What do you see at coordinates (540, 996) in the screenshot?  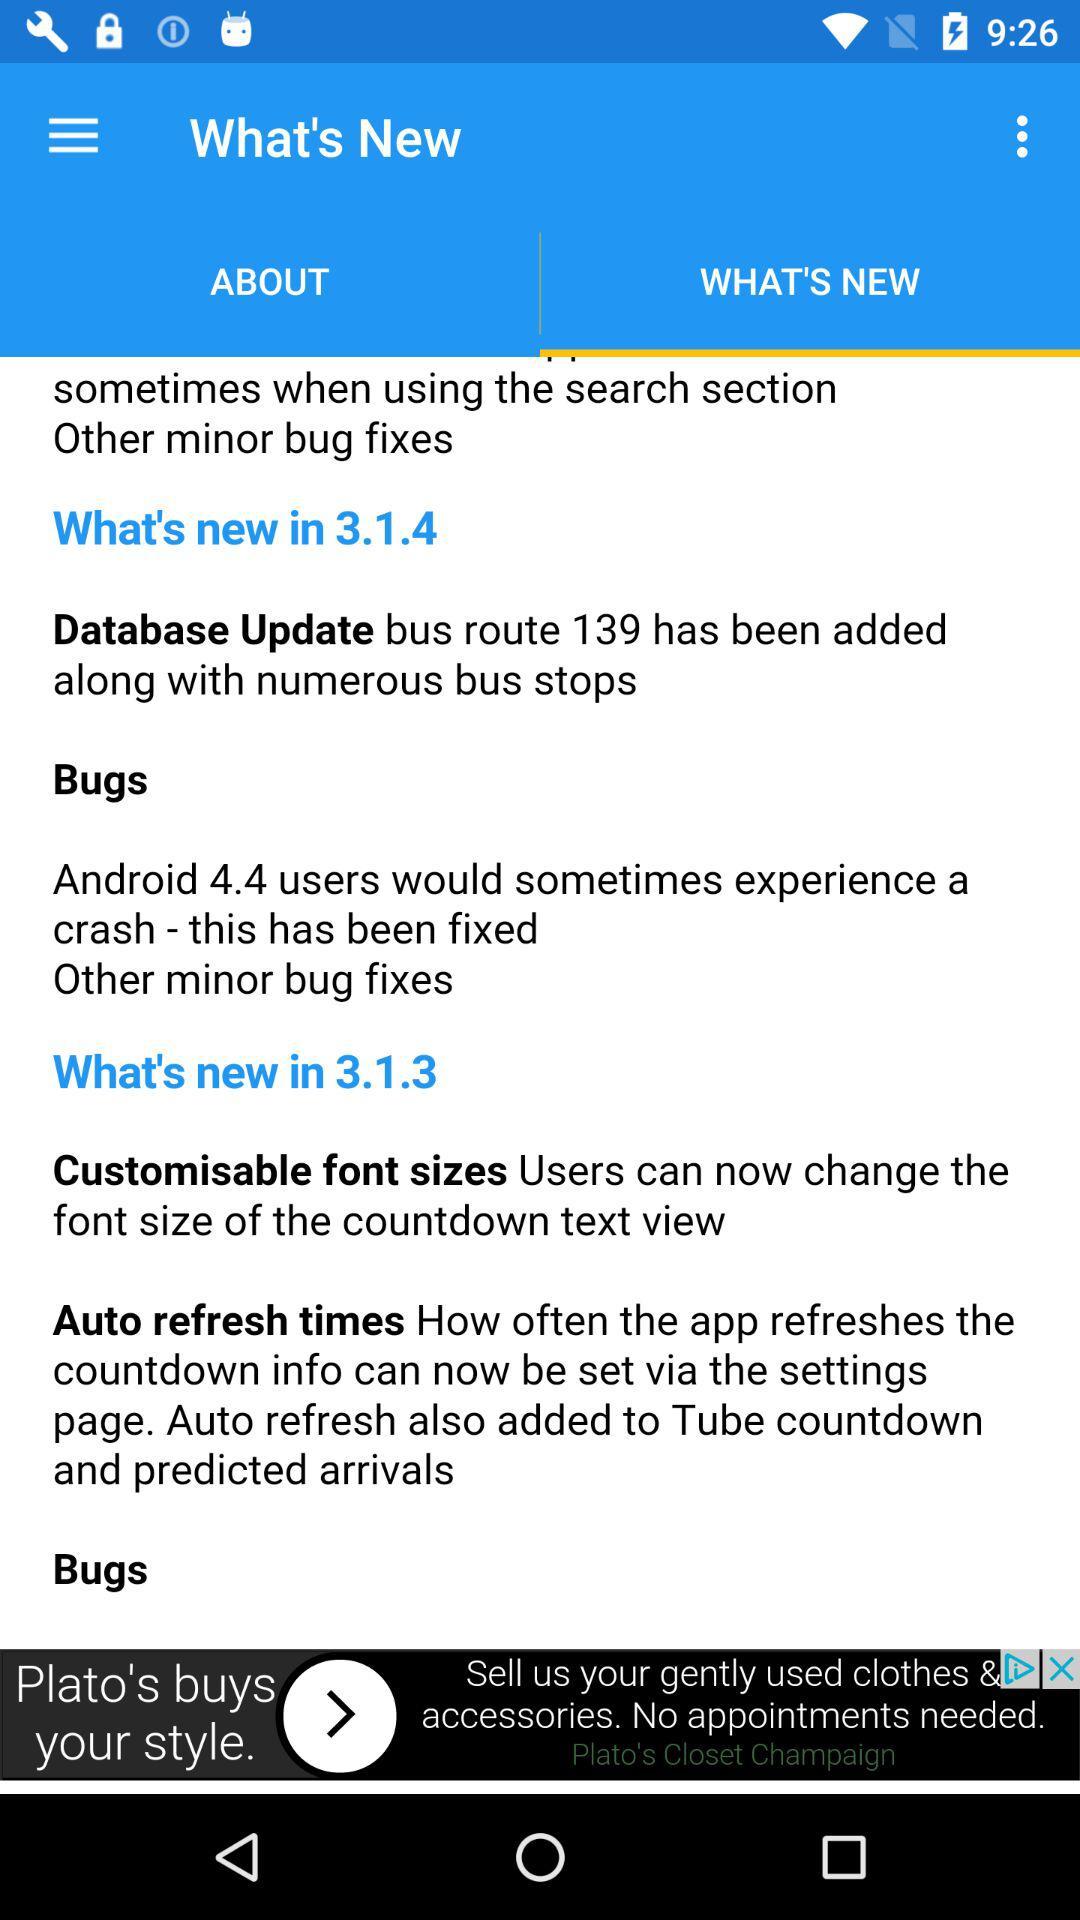 I see `scroll through text` at bounding box center [540, 996].